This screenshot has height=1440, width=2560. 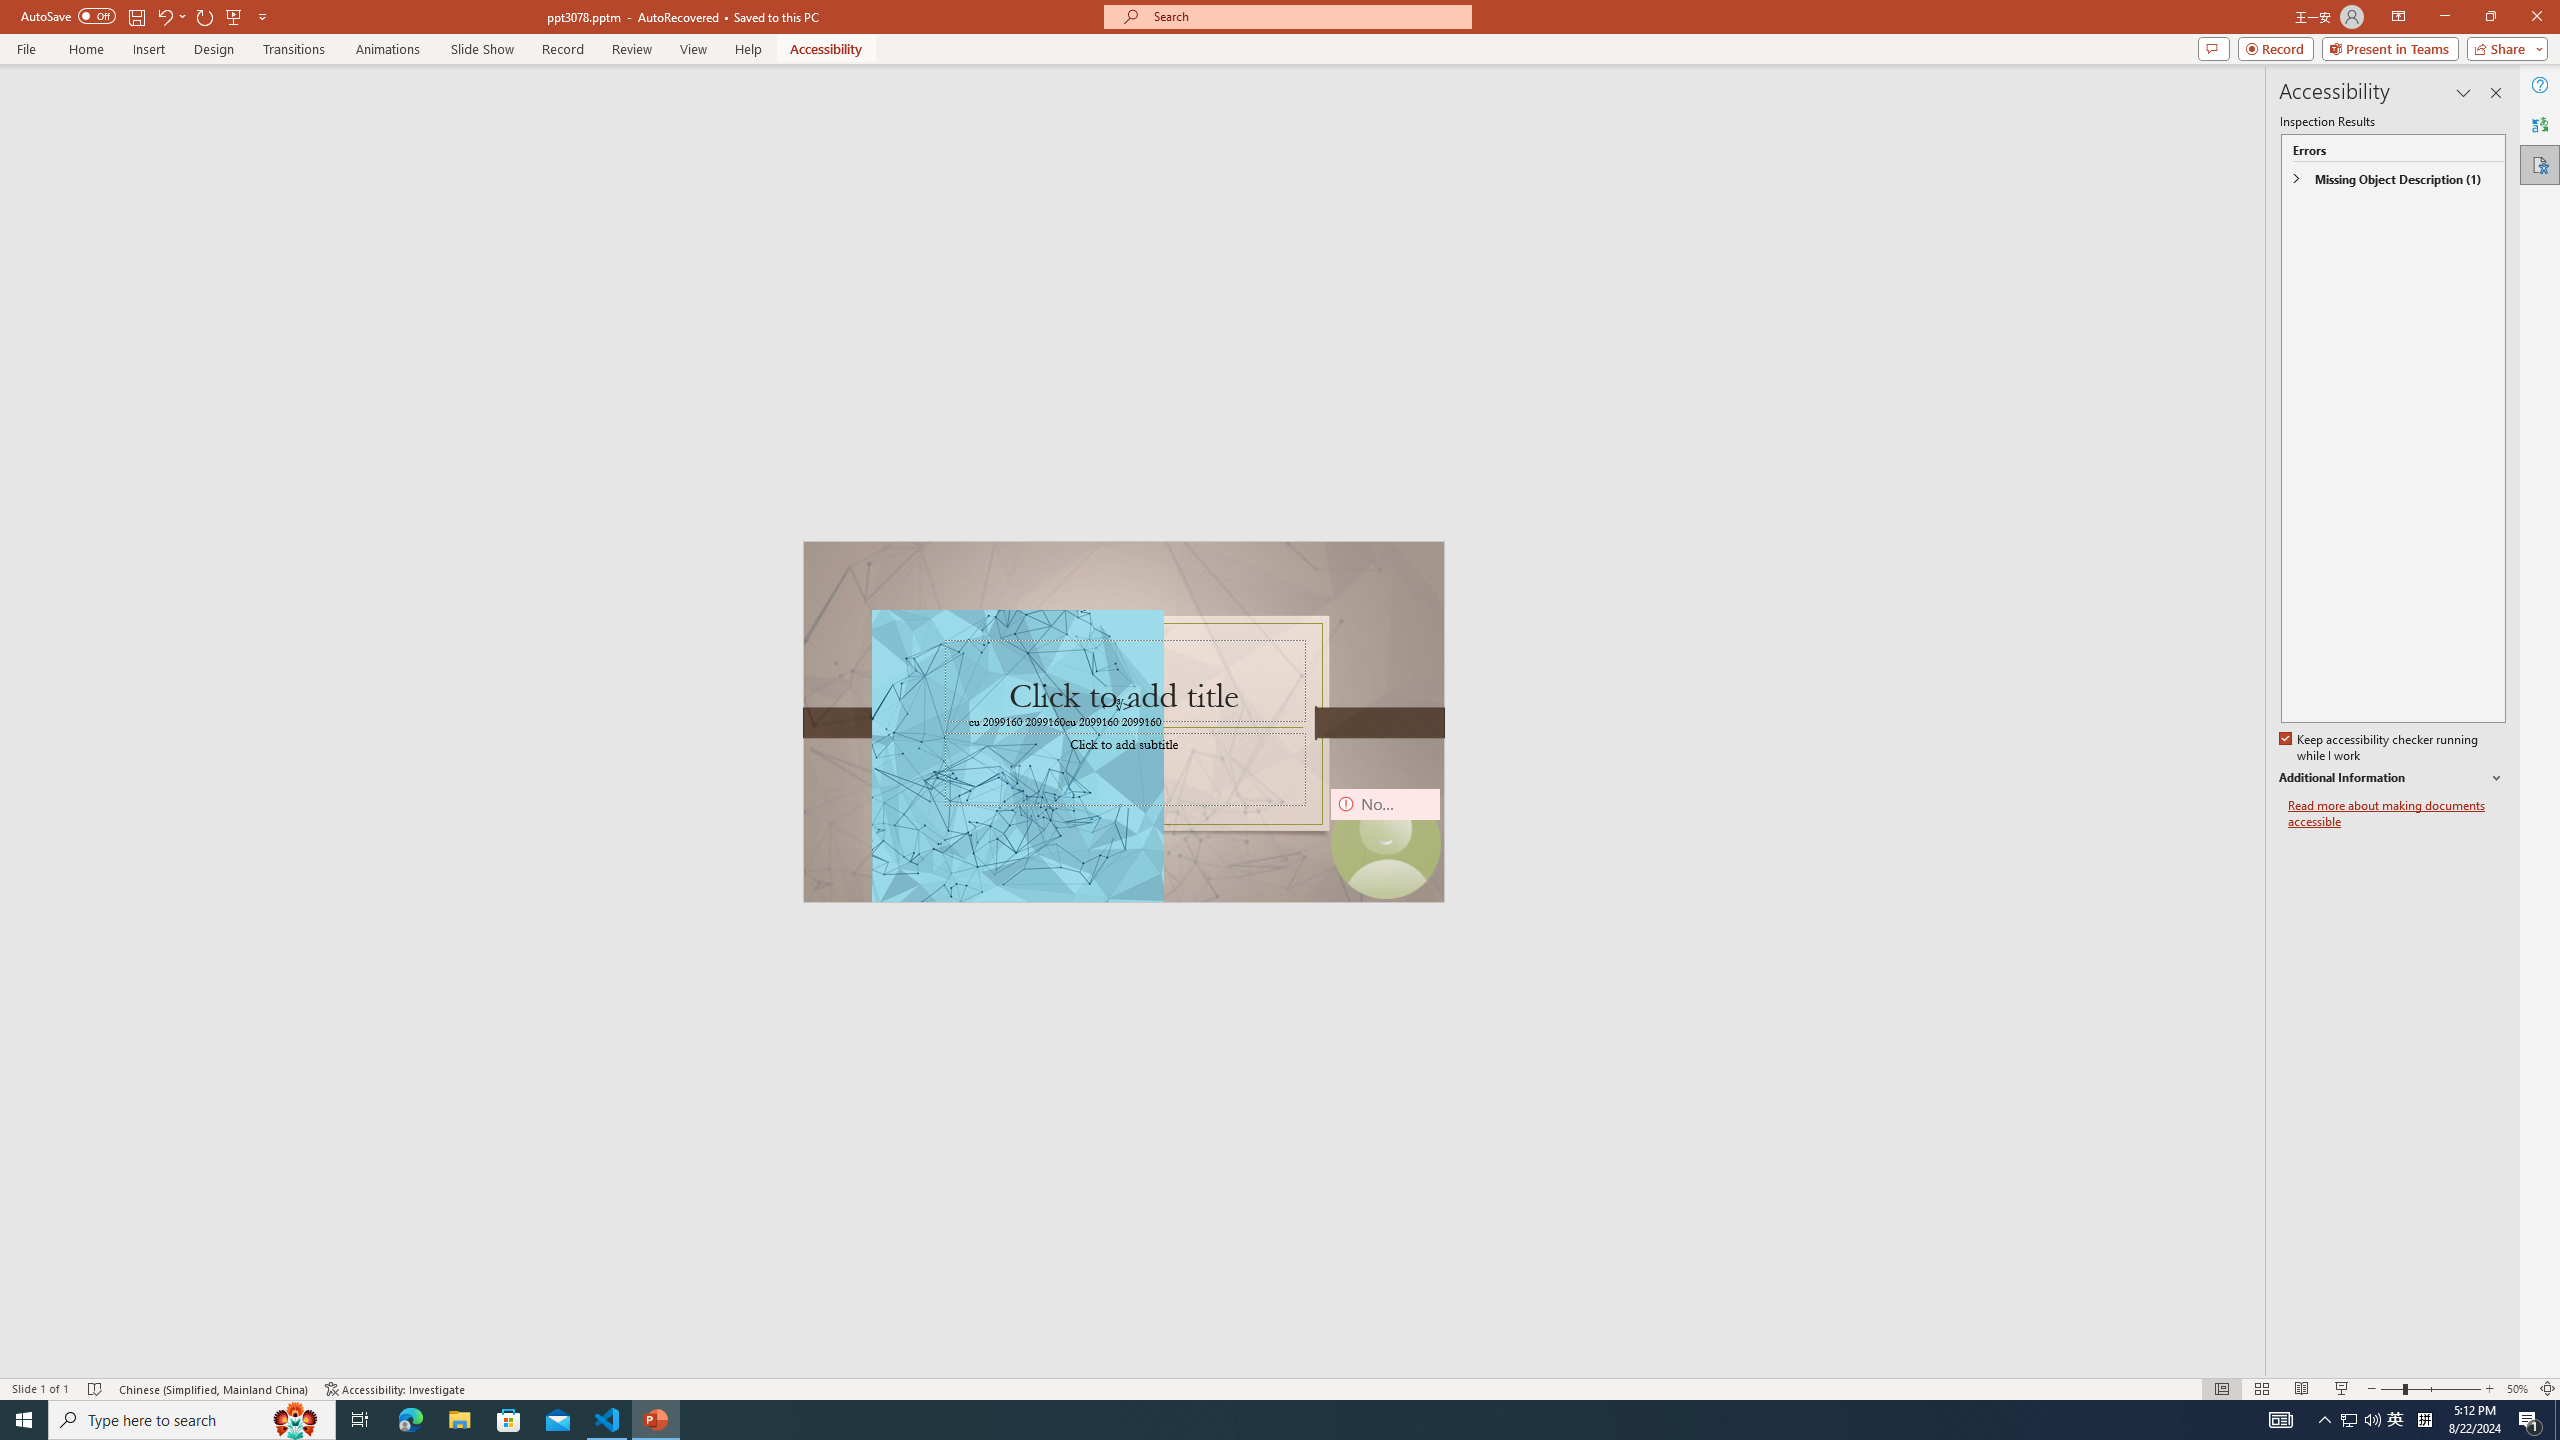 I want to click on 'Camera 9, No camera detected.', so click(x=1383, y=842).